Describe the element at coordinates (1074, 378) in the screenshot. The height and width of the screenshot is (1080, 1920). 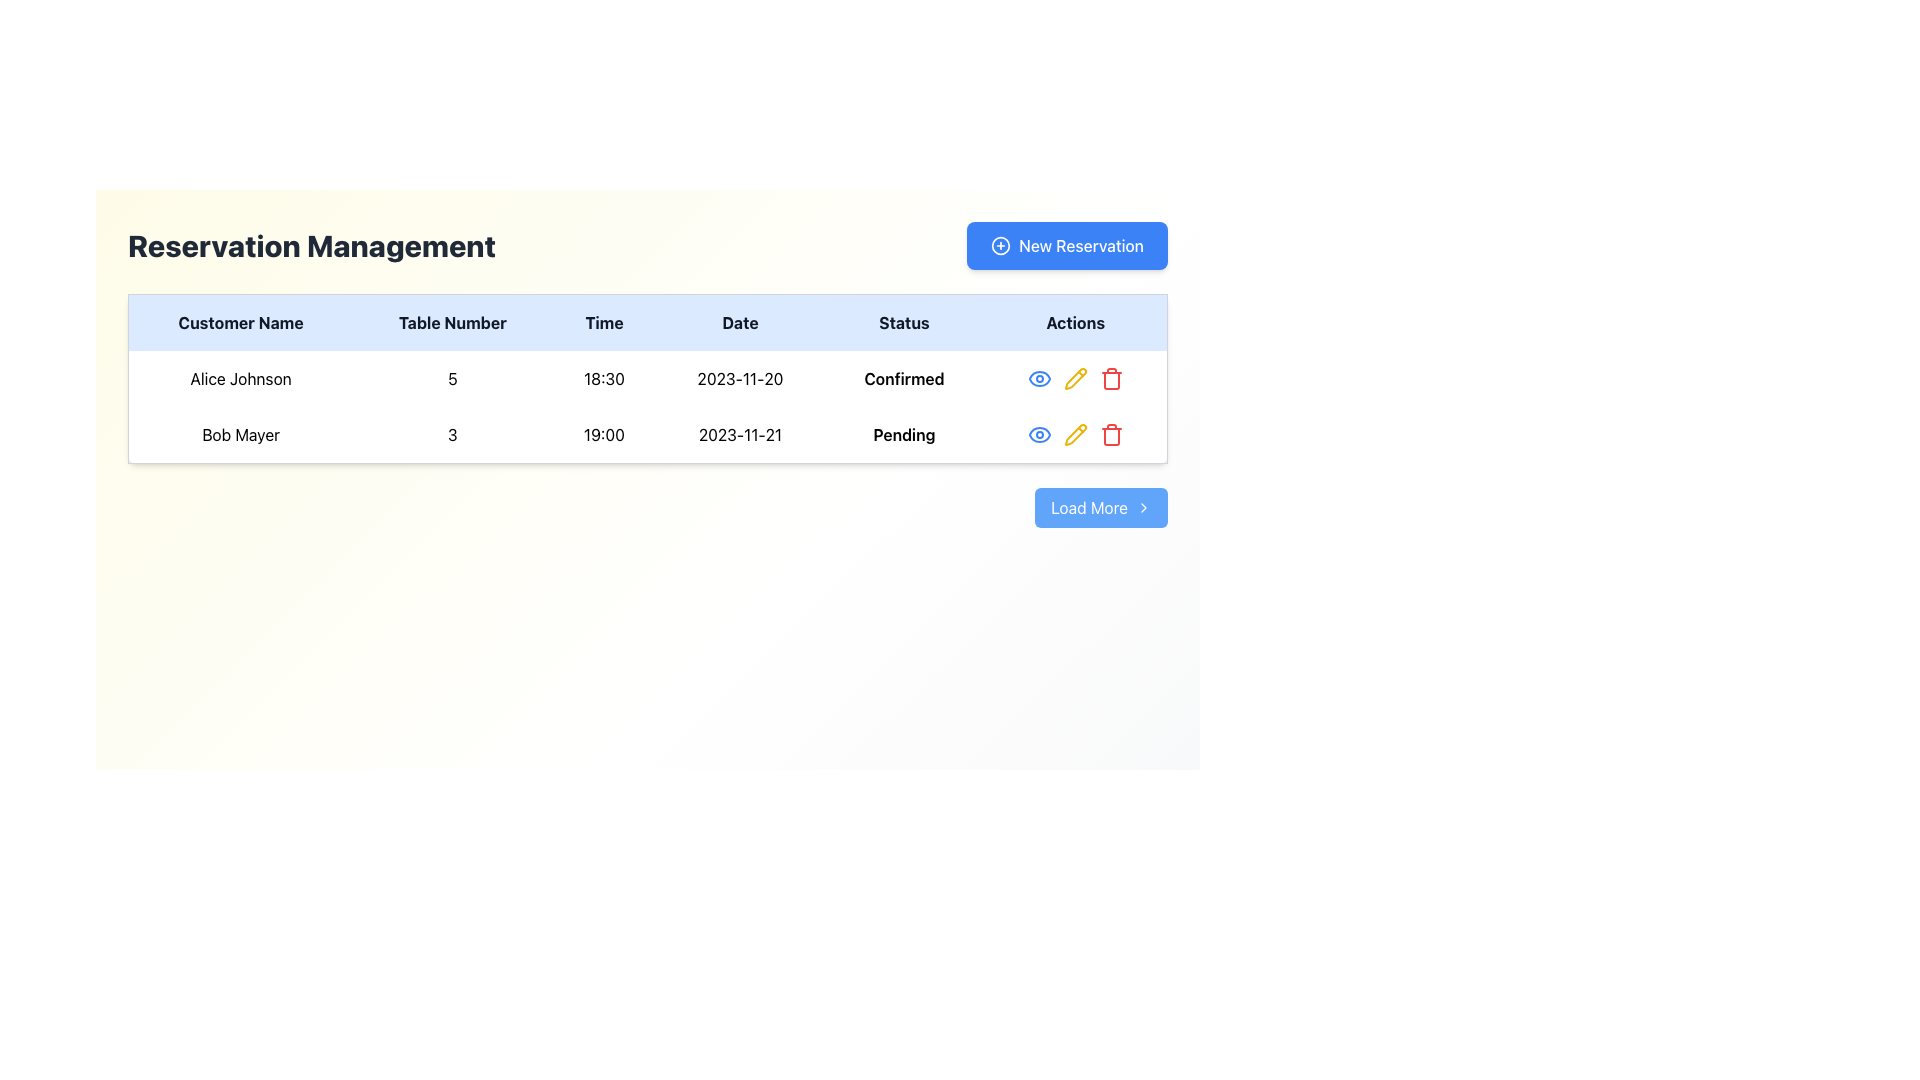
I see `the yellow pencil icon in the 'Actions' column of the second row in the reservation management table` at that location.